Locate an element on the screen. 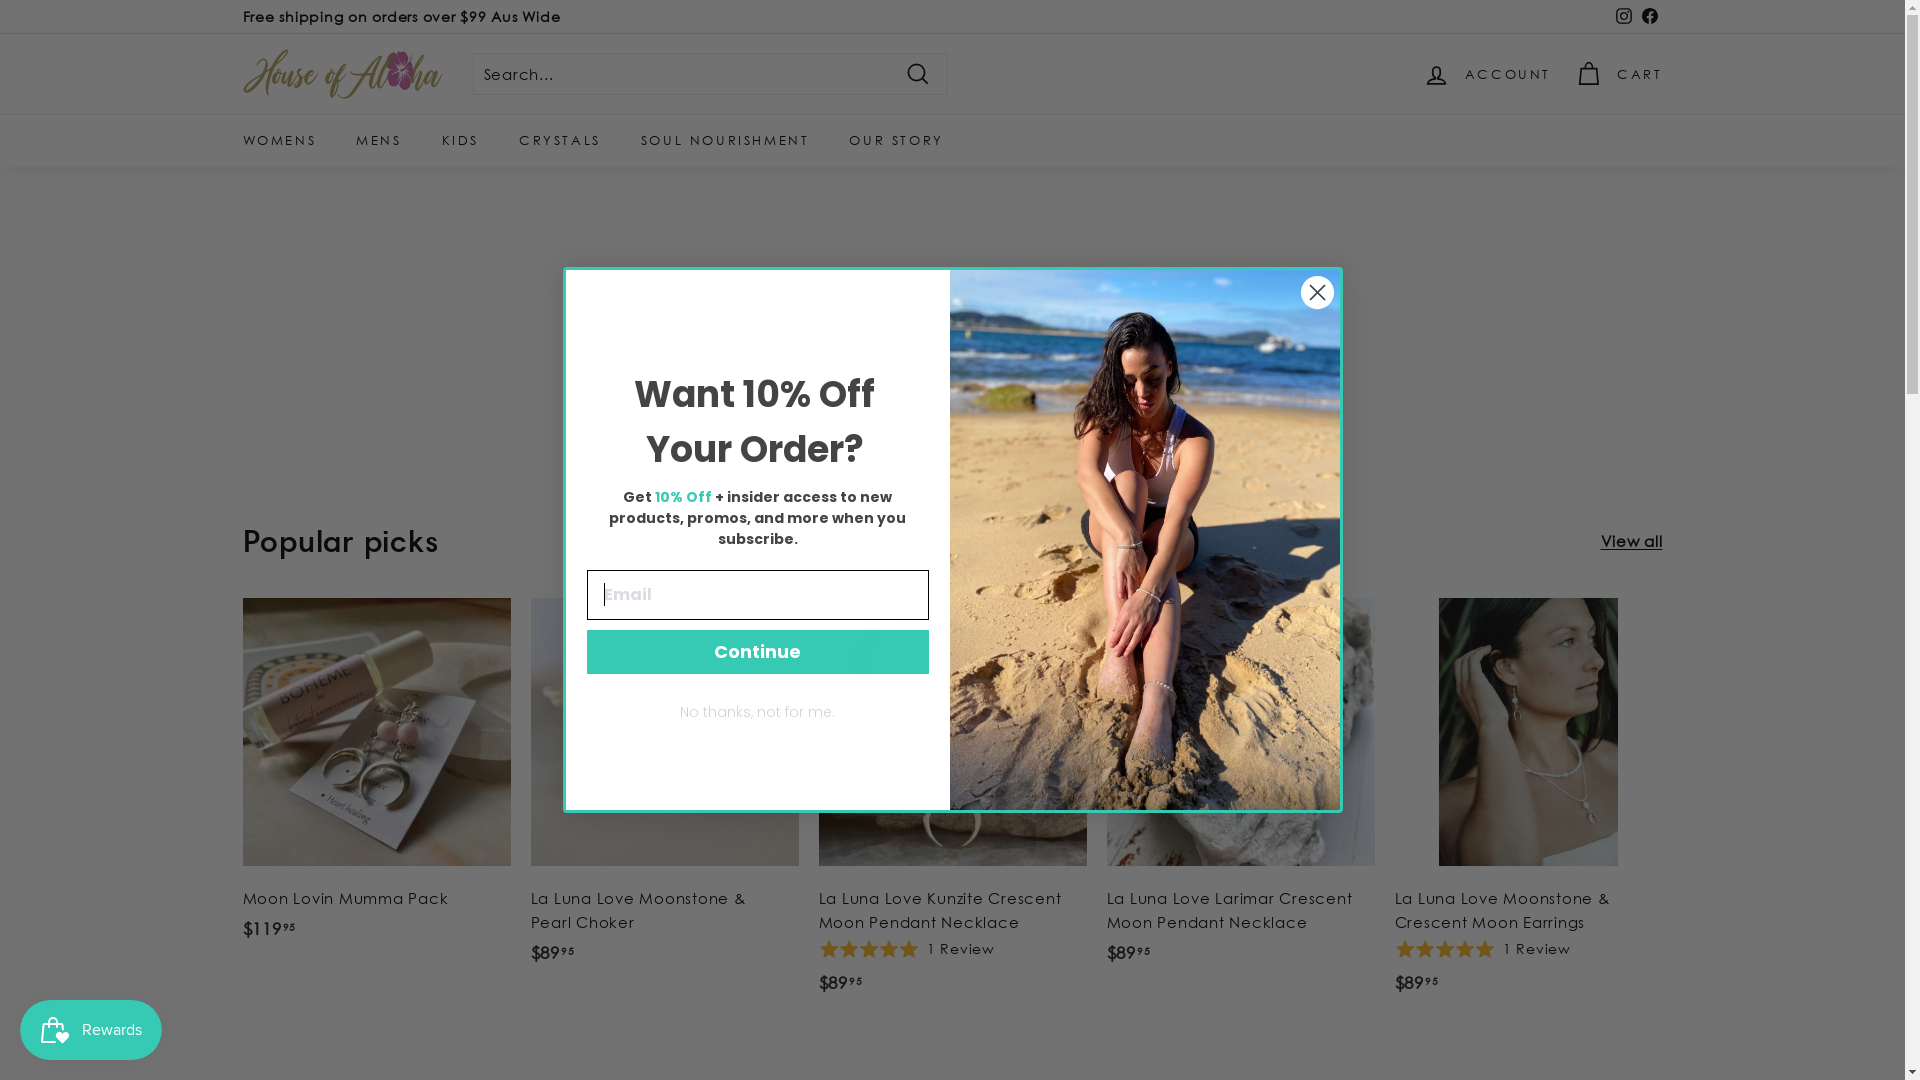  'View all' is located at coordinates (1631, 540).